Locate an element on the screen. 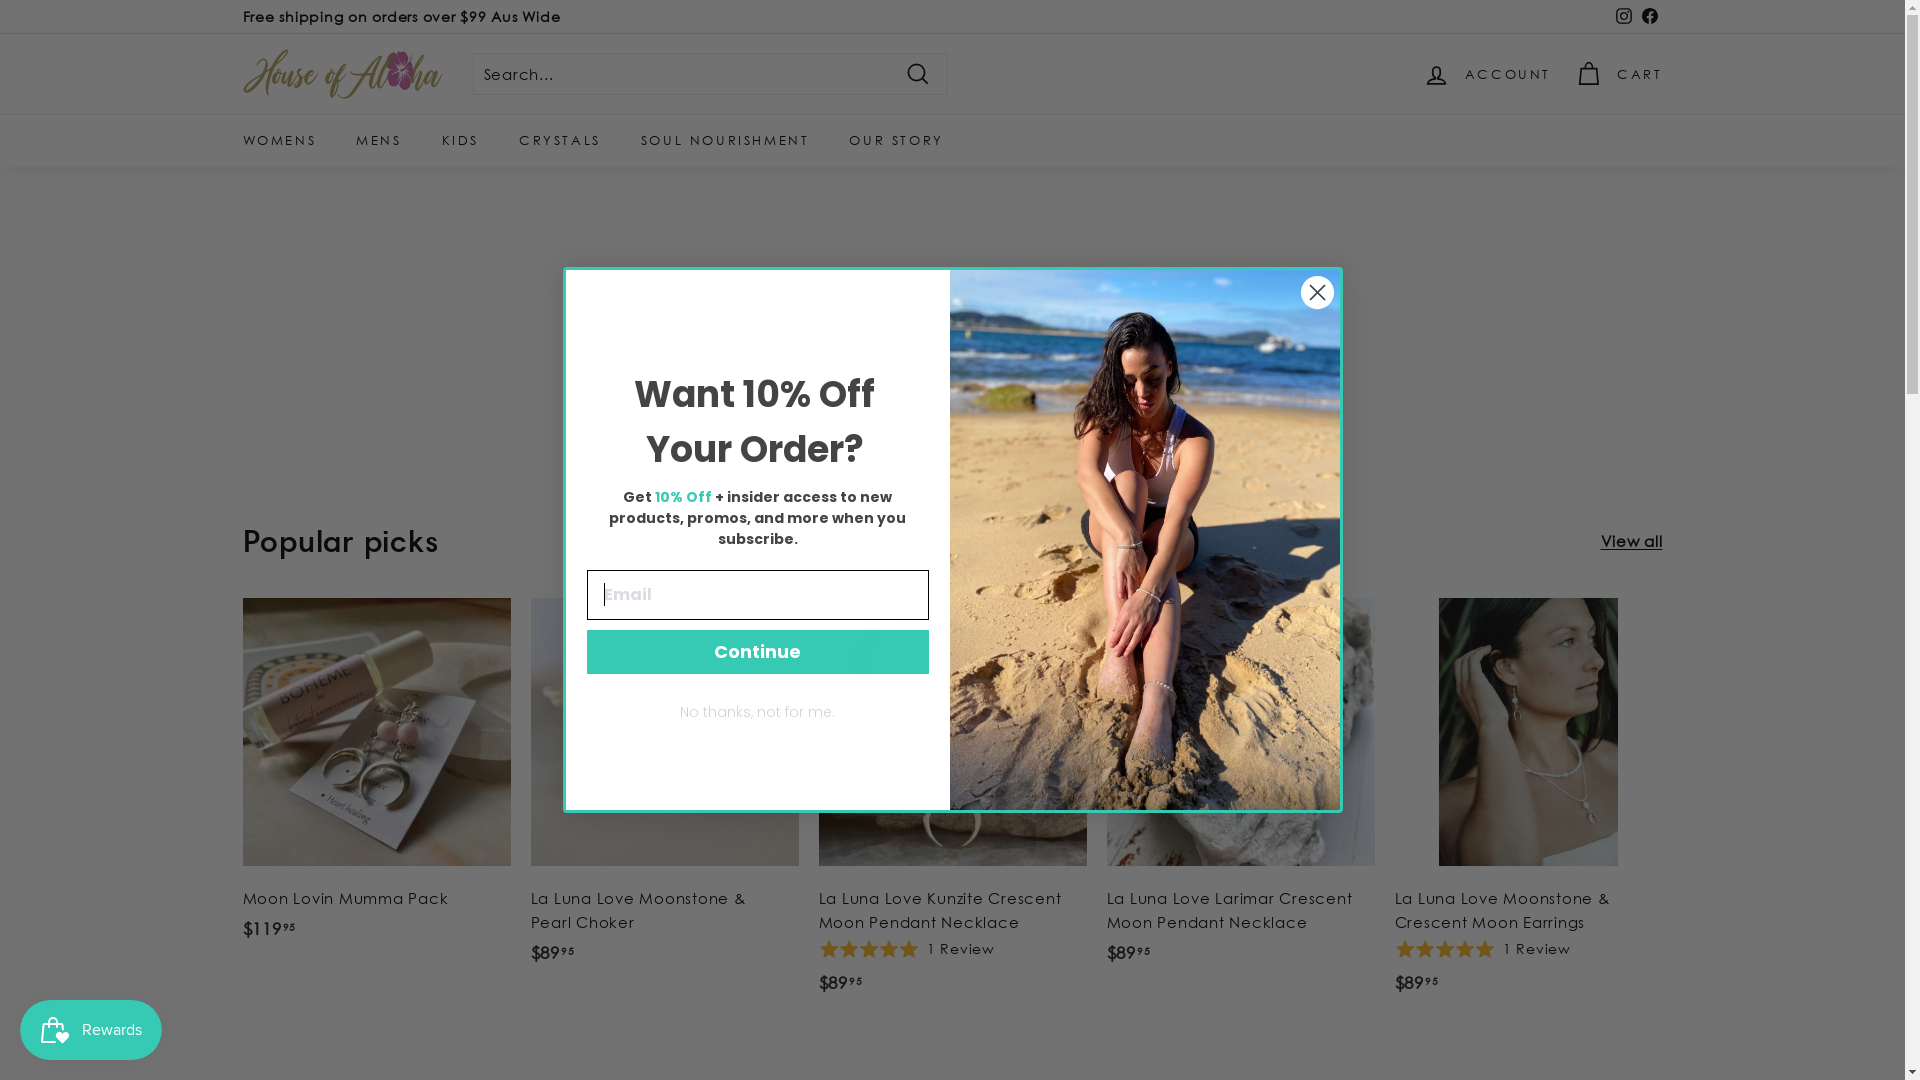  'View all' is located at coordinates (1631, 540).